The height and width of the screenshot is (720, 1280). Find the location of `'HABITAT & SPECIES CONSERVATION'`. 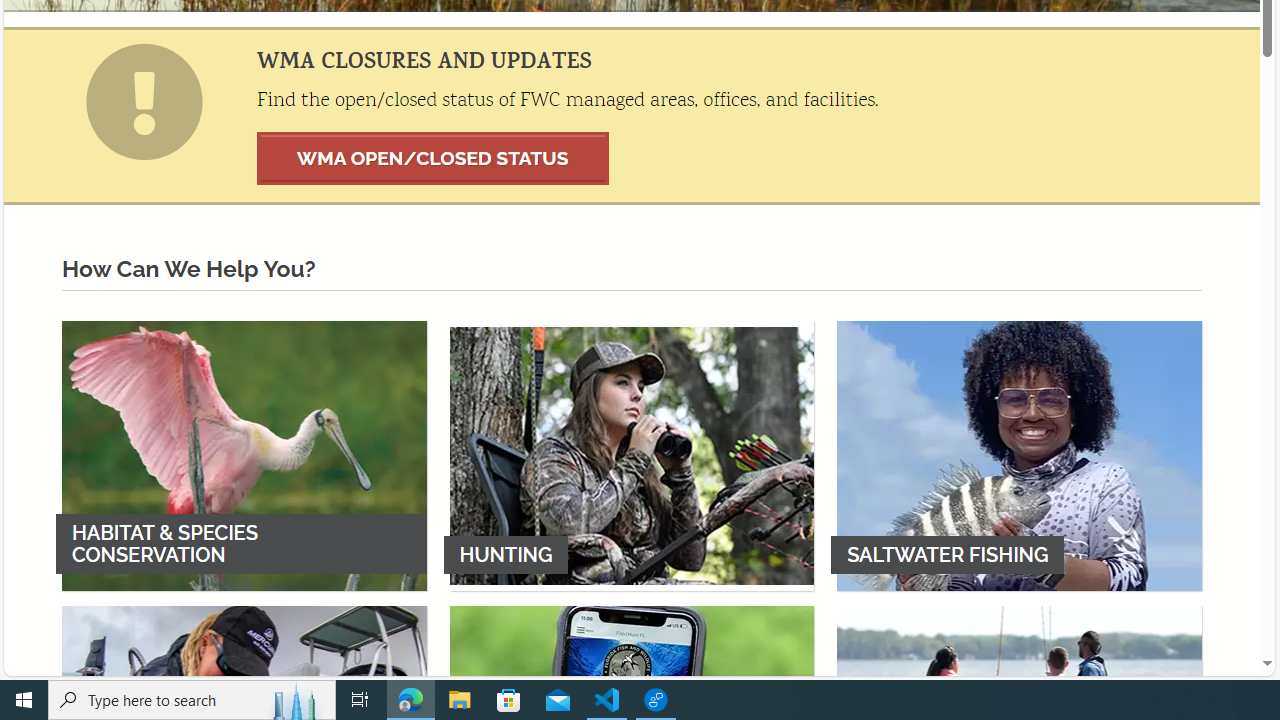

'HABITAT & SPECIES CONSERVATION' is located at coordinates (243, 455).